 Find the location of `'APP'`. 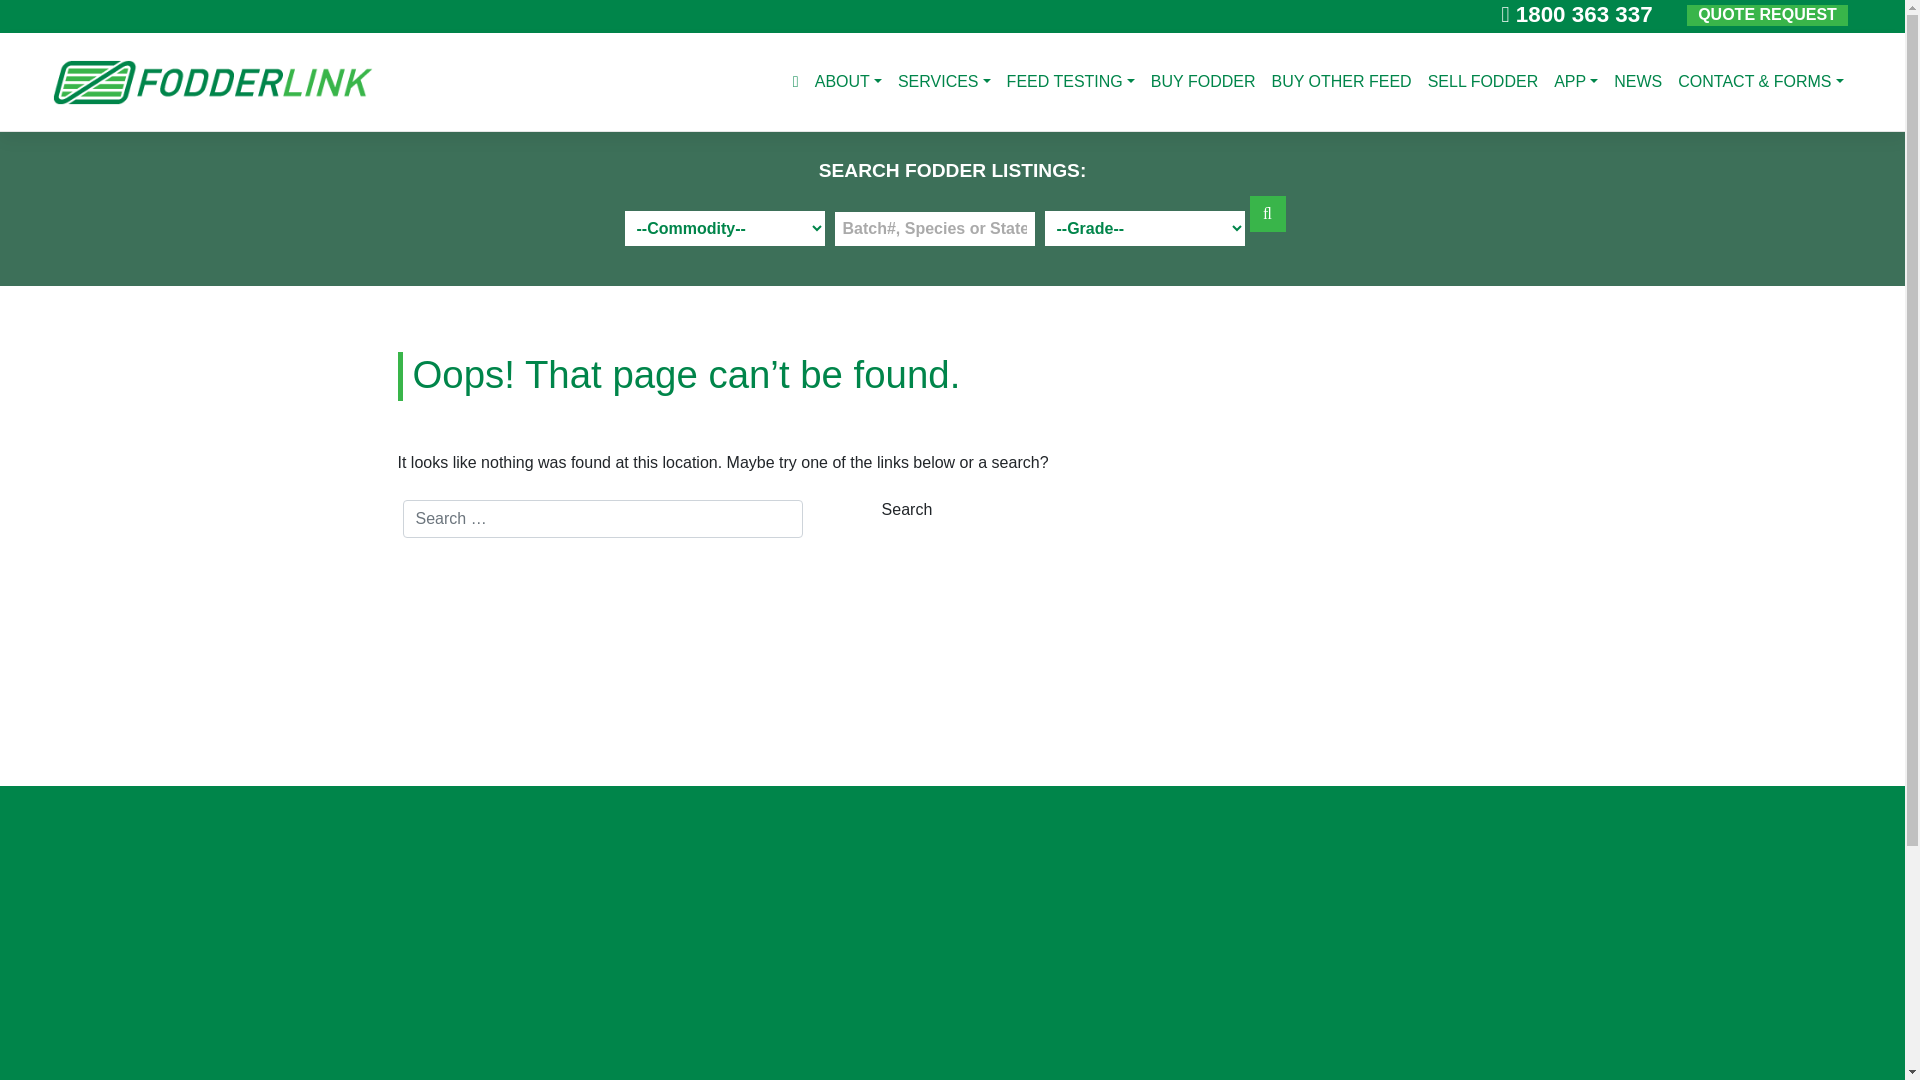

'APP' is located at coordinates (1574, 80).